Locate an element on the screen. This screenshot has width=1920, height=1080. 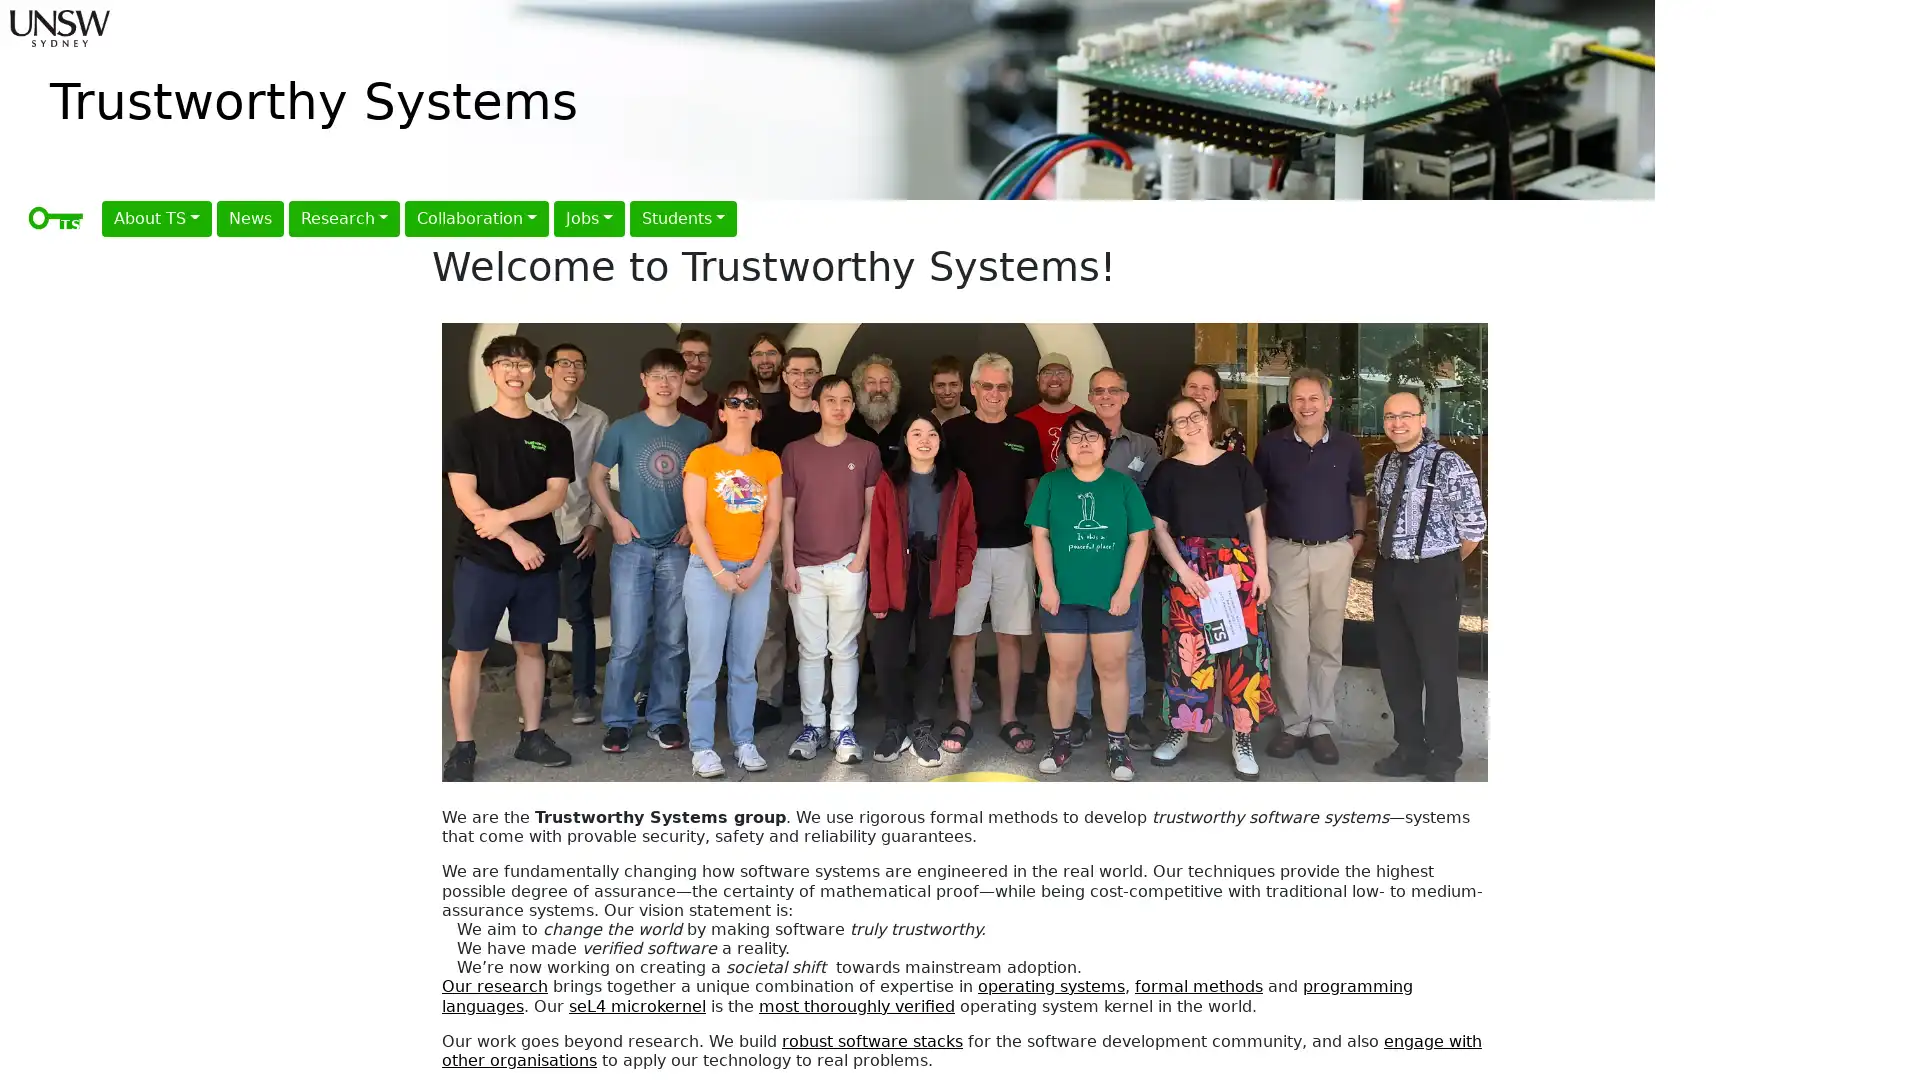
About TS is located at coordinates (155, 218).